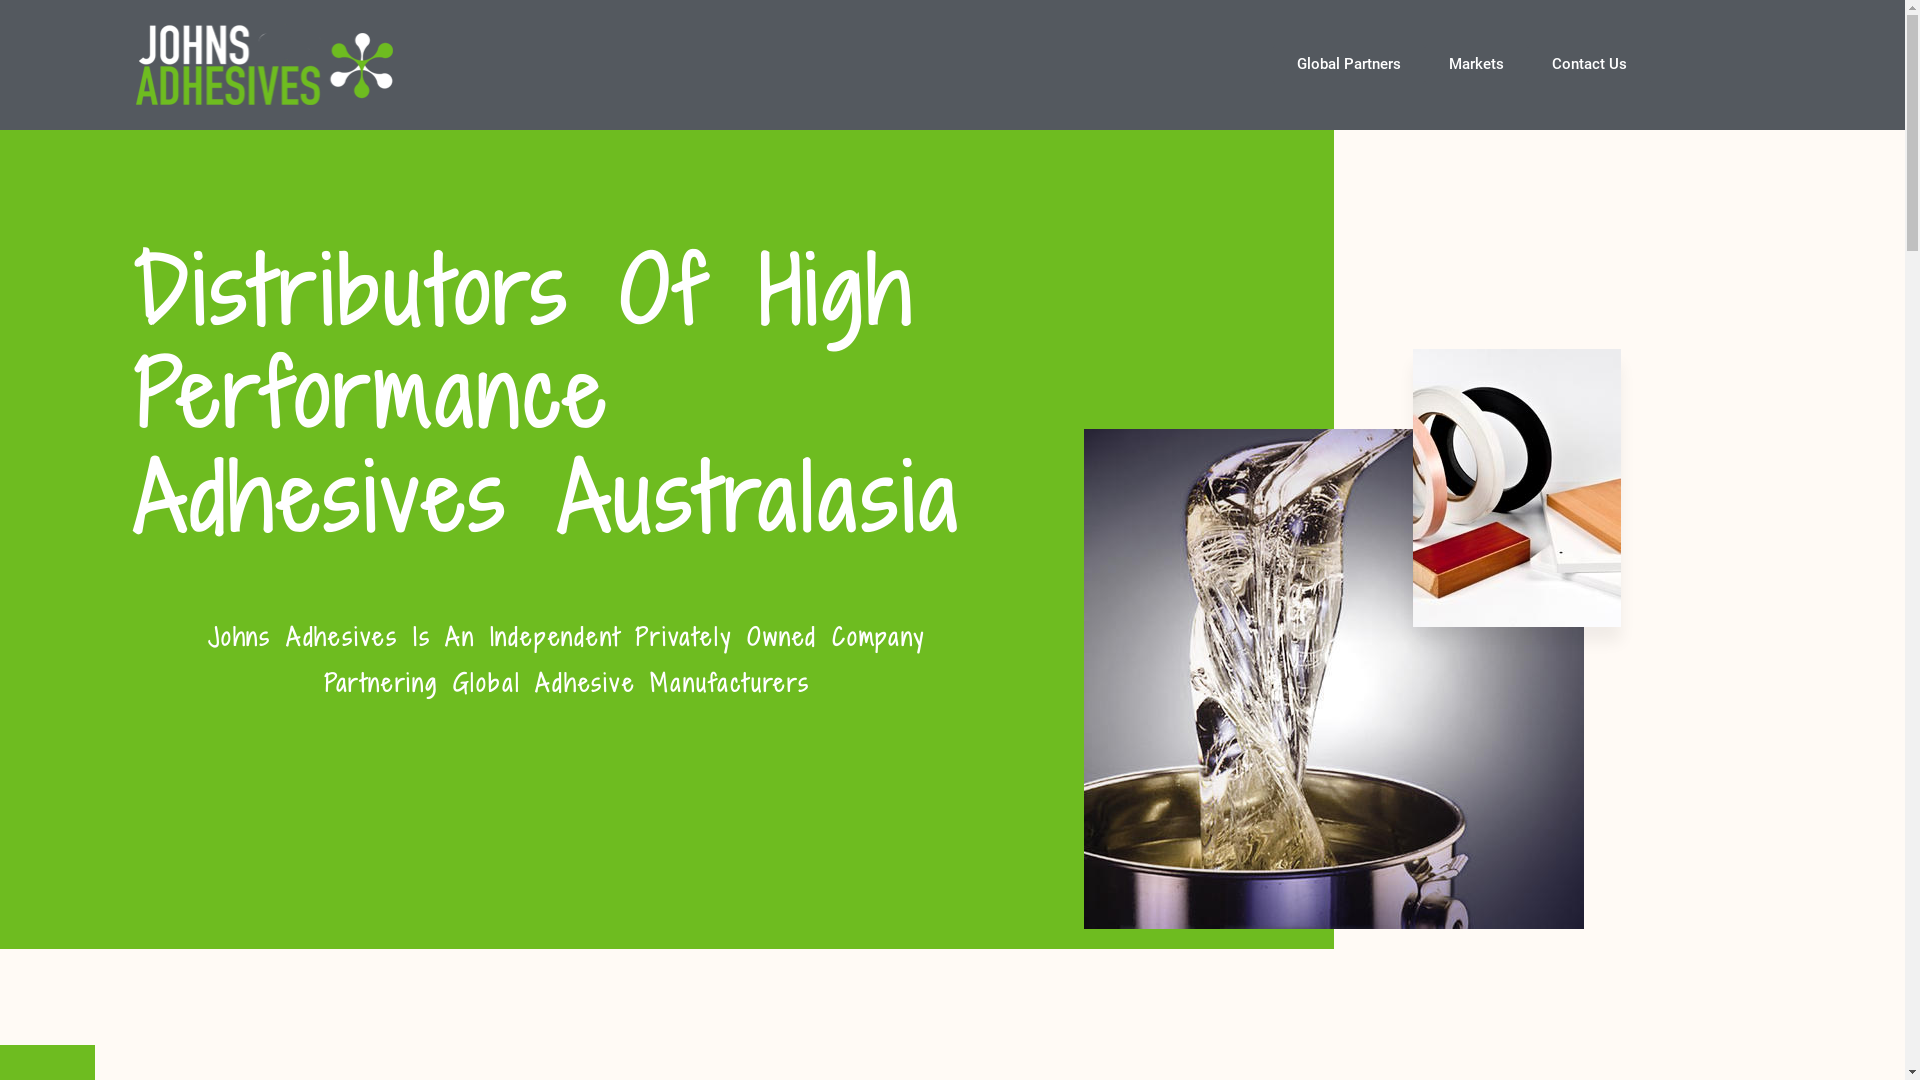  What do you see at coordinates (1424, 63) in the screenshot?
I see `'Markets'` at bounding box center [1424, 63].